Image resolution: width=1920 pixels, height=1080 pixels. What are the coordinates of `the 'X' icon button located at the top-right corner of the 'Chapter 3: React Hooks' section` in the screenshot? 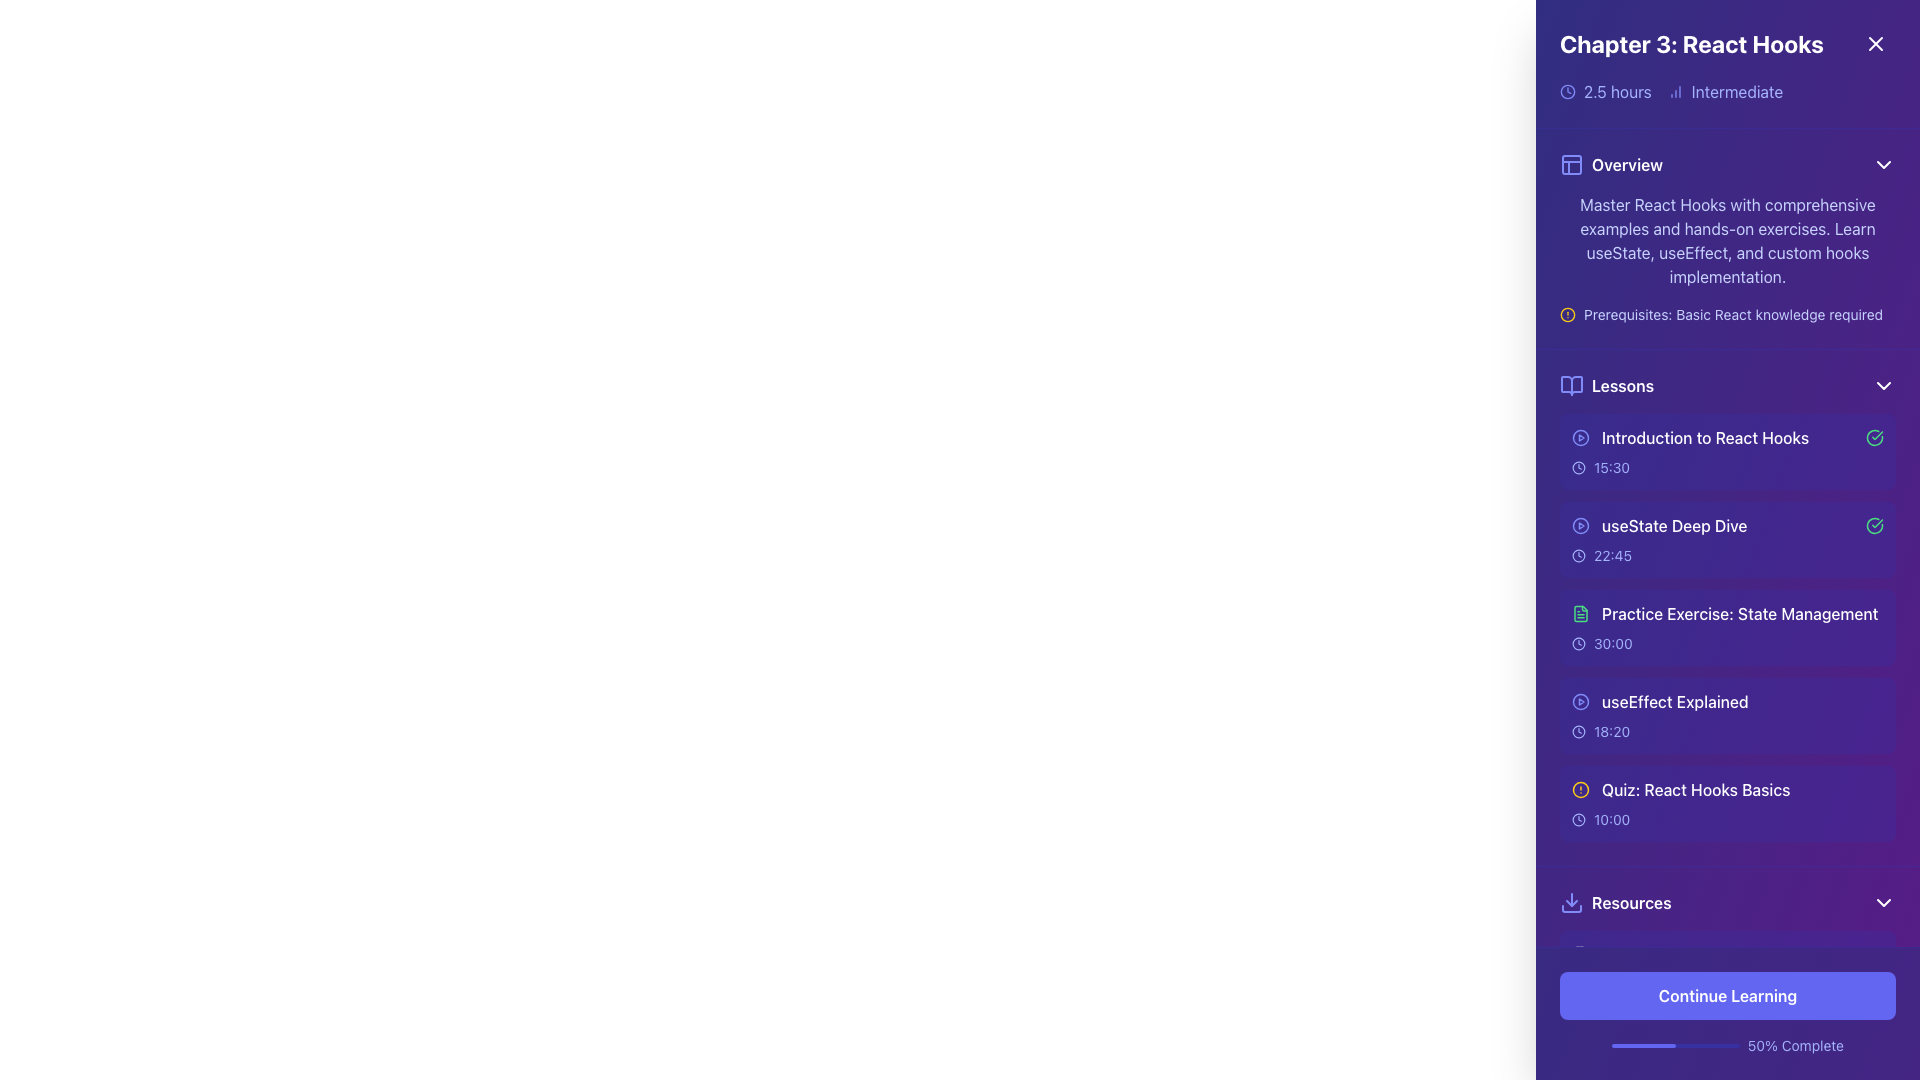 It's located at (1875, 43).